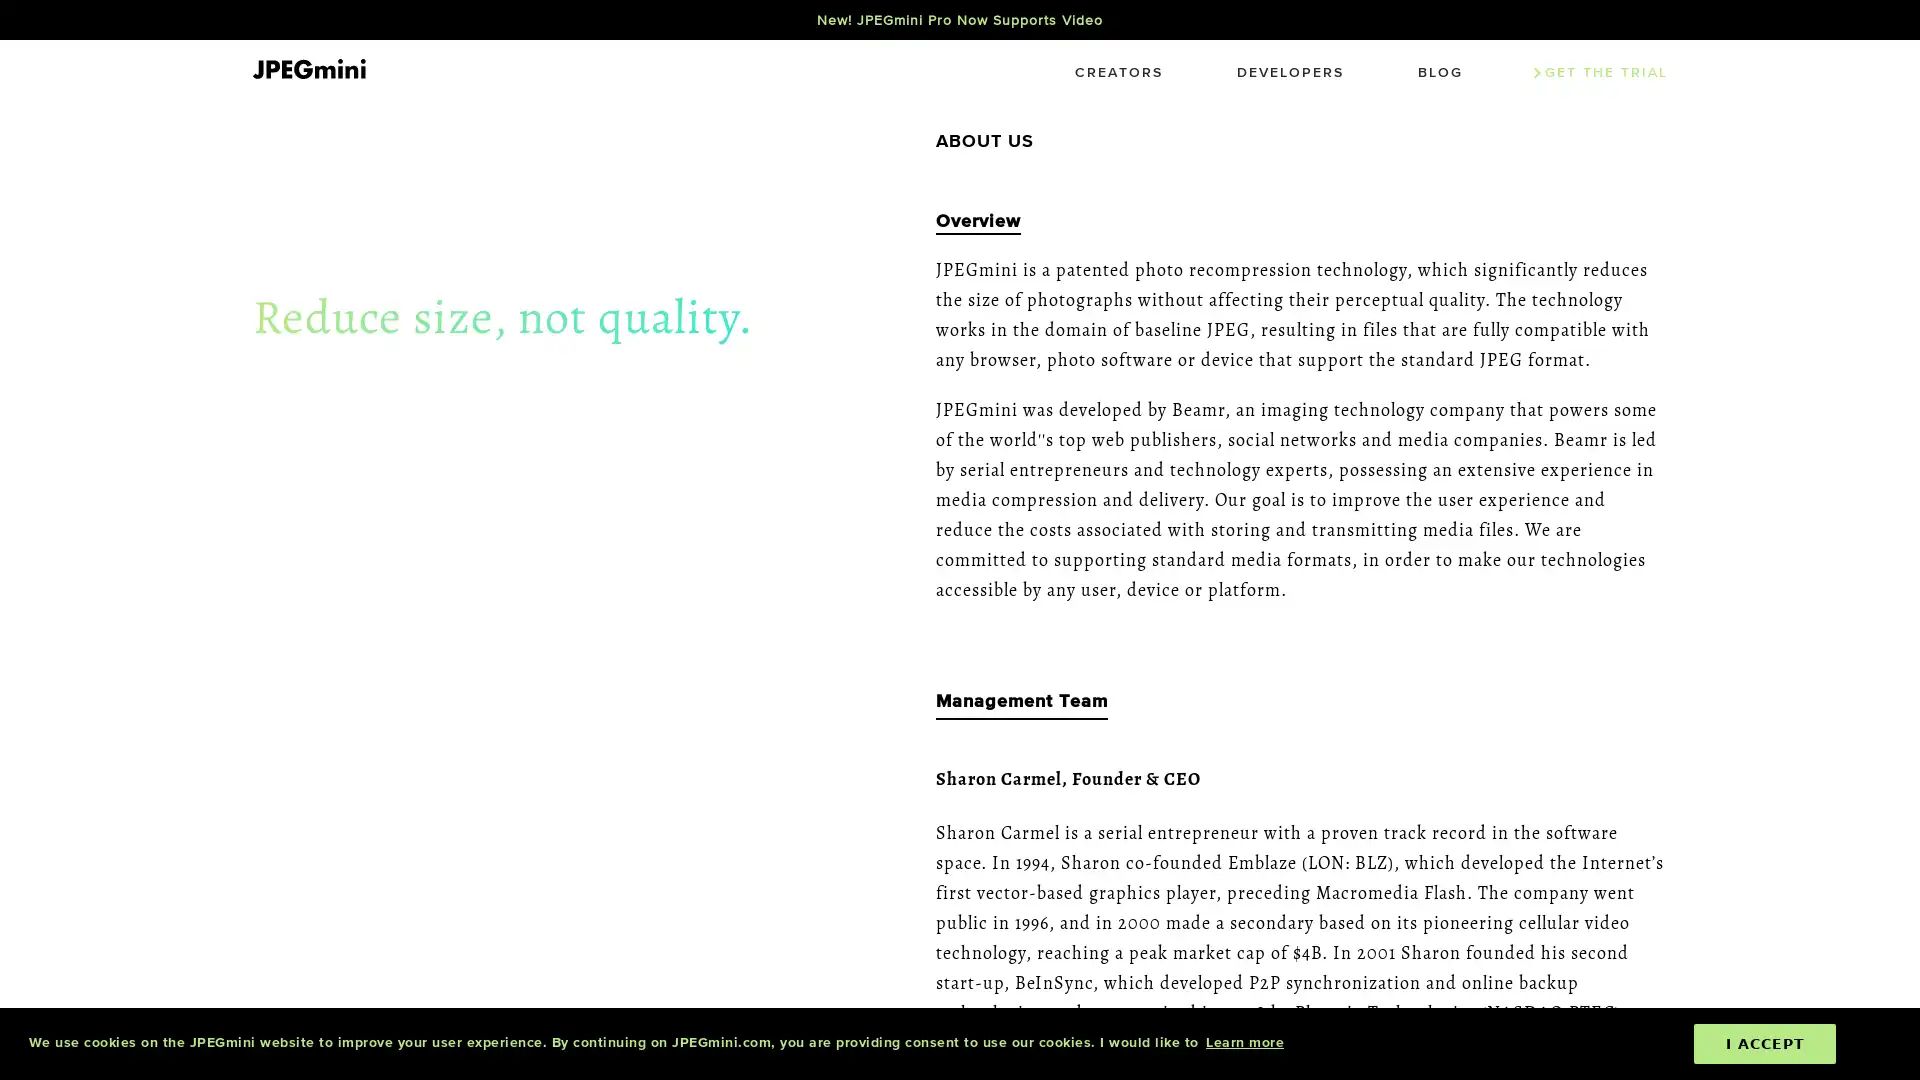 Image resolution: width=1920 pixels, height=1080 pixels. Describe the element at coordinates (1243, 1042) in the screenshot. I see `learn more about cookies` at that location.